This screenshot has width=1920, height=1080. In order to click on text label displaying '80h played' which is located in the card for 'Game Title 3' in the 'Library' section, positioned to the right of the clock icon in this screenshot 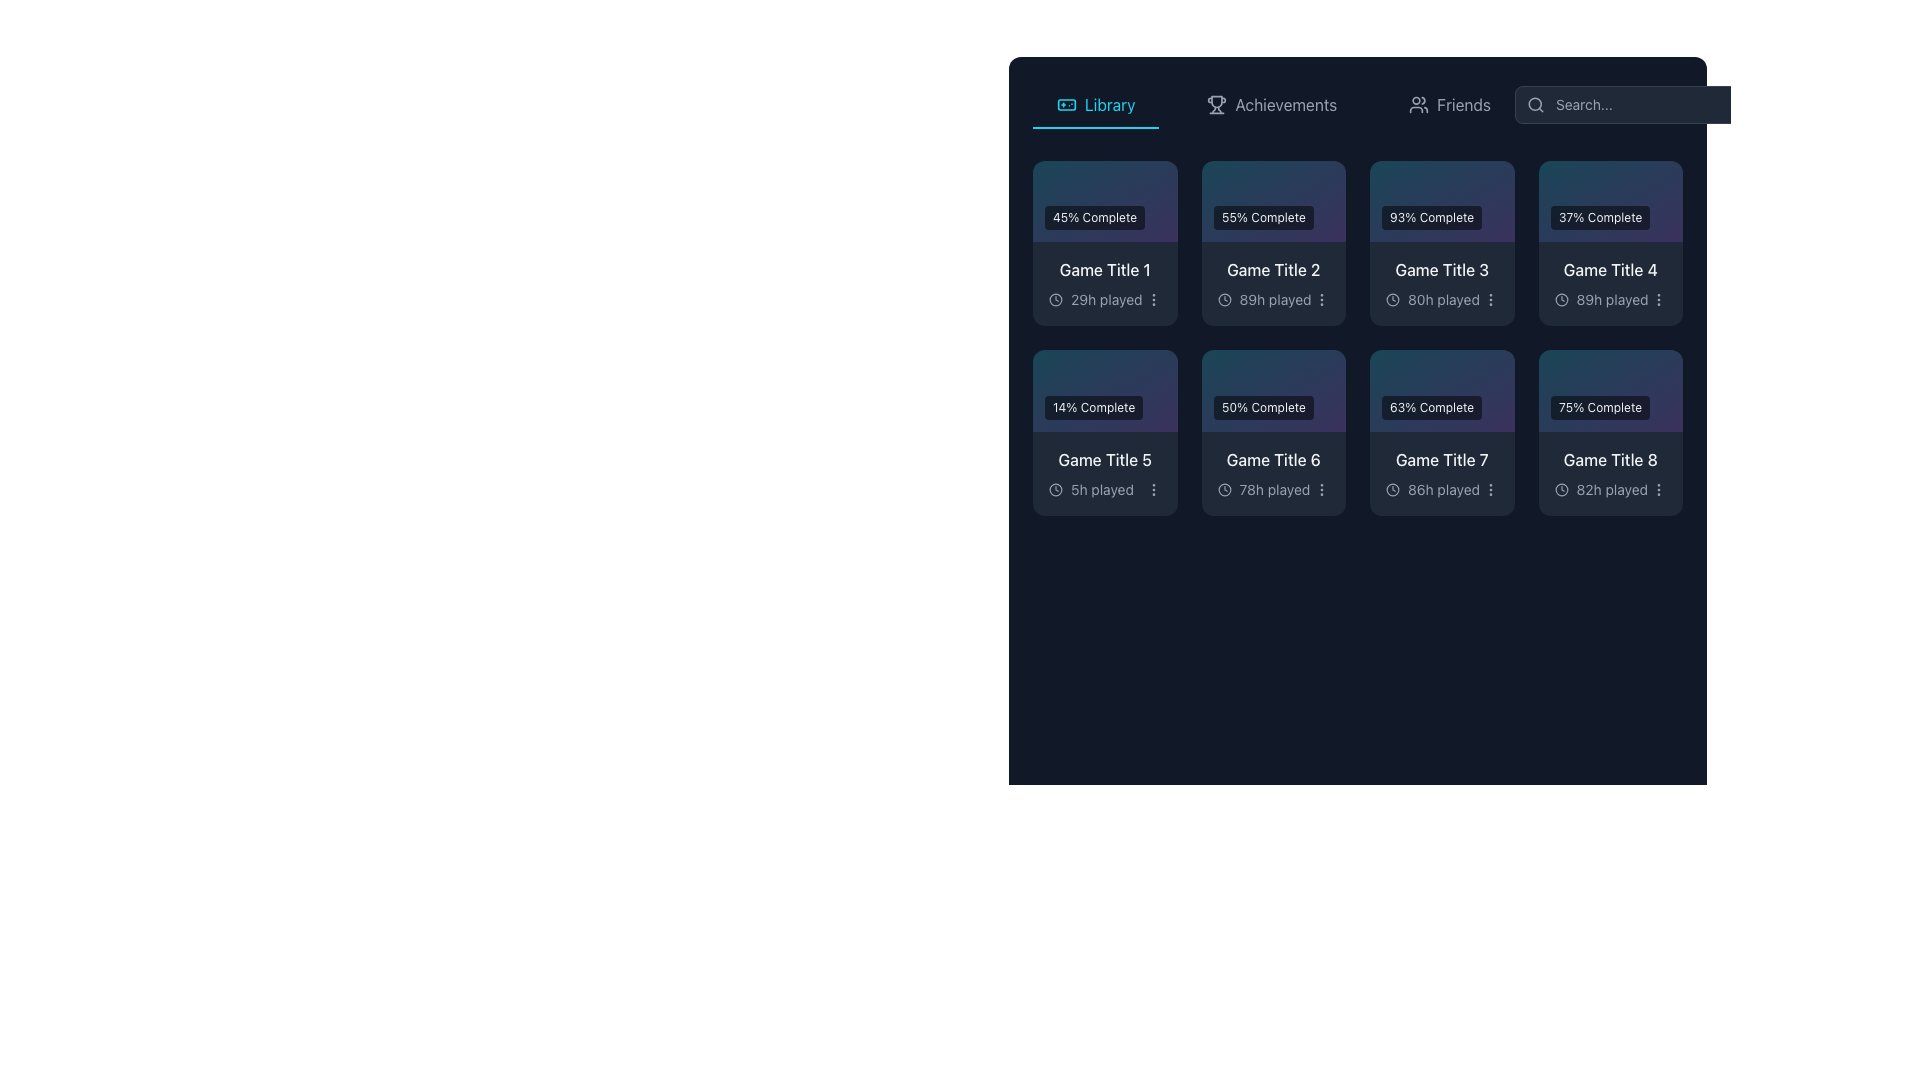, I will do `click(1444, 300)`.